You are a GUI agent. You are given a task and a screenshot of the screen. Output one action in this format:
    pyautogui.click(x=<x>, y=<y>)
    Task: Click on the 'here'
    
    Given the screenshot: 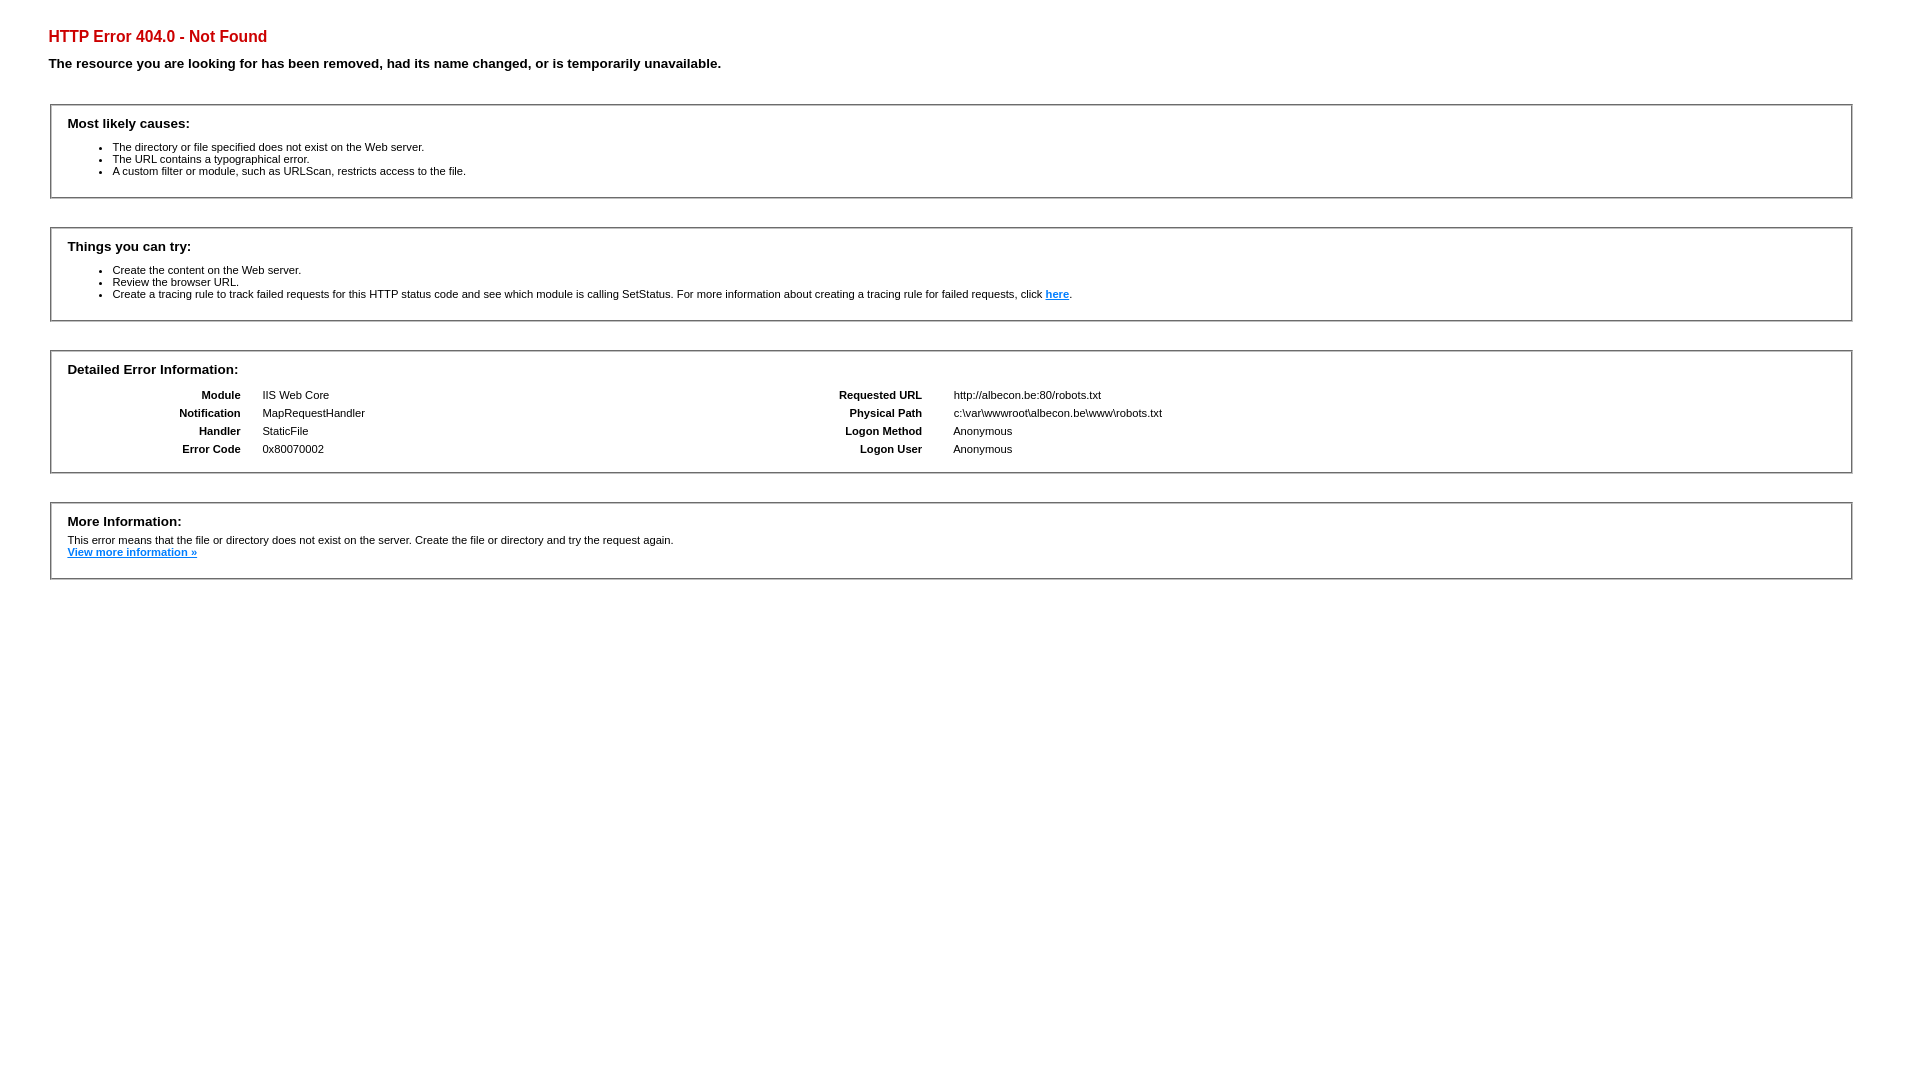 What is the action you would take?
    pyautogui.click(x=1045, y=293)
    